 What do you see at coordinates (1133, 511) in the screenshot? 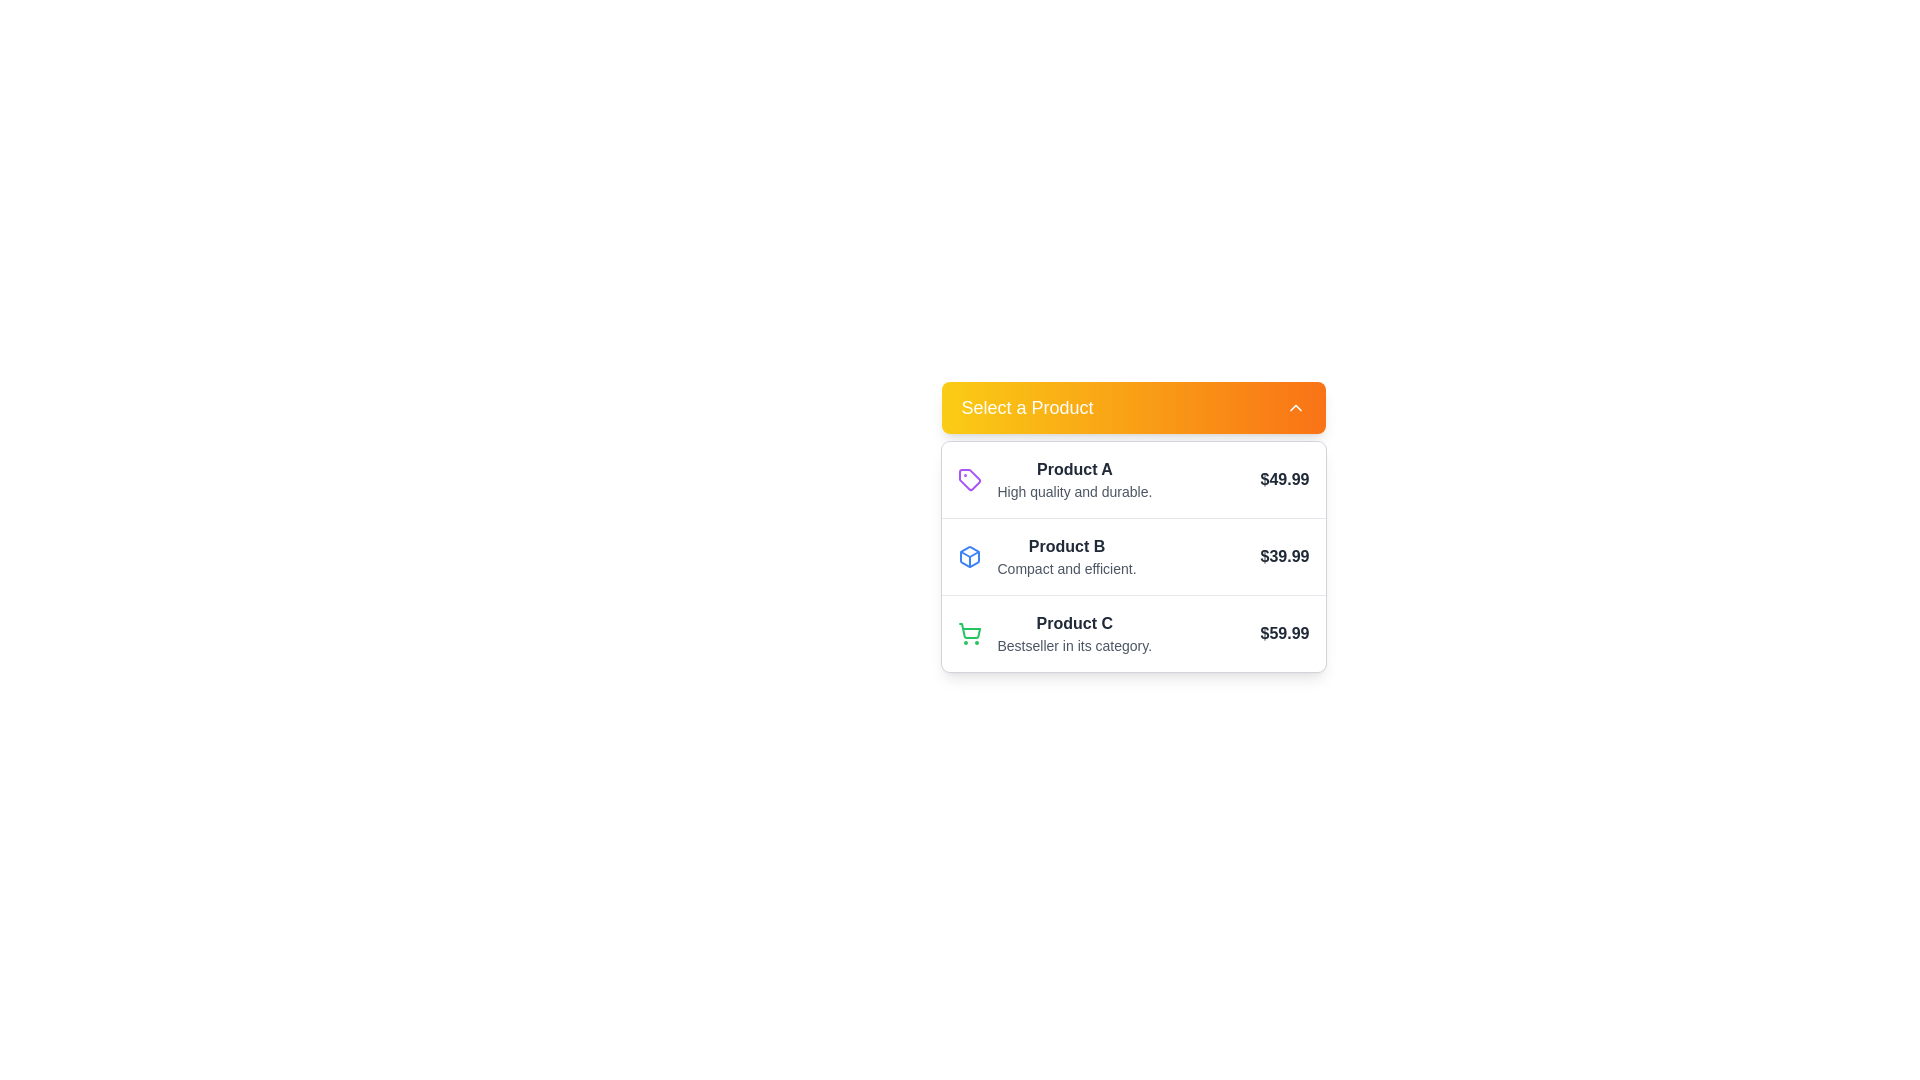
I see `the first product option in the dropdown menu` at bounding box center [1133, 511].